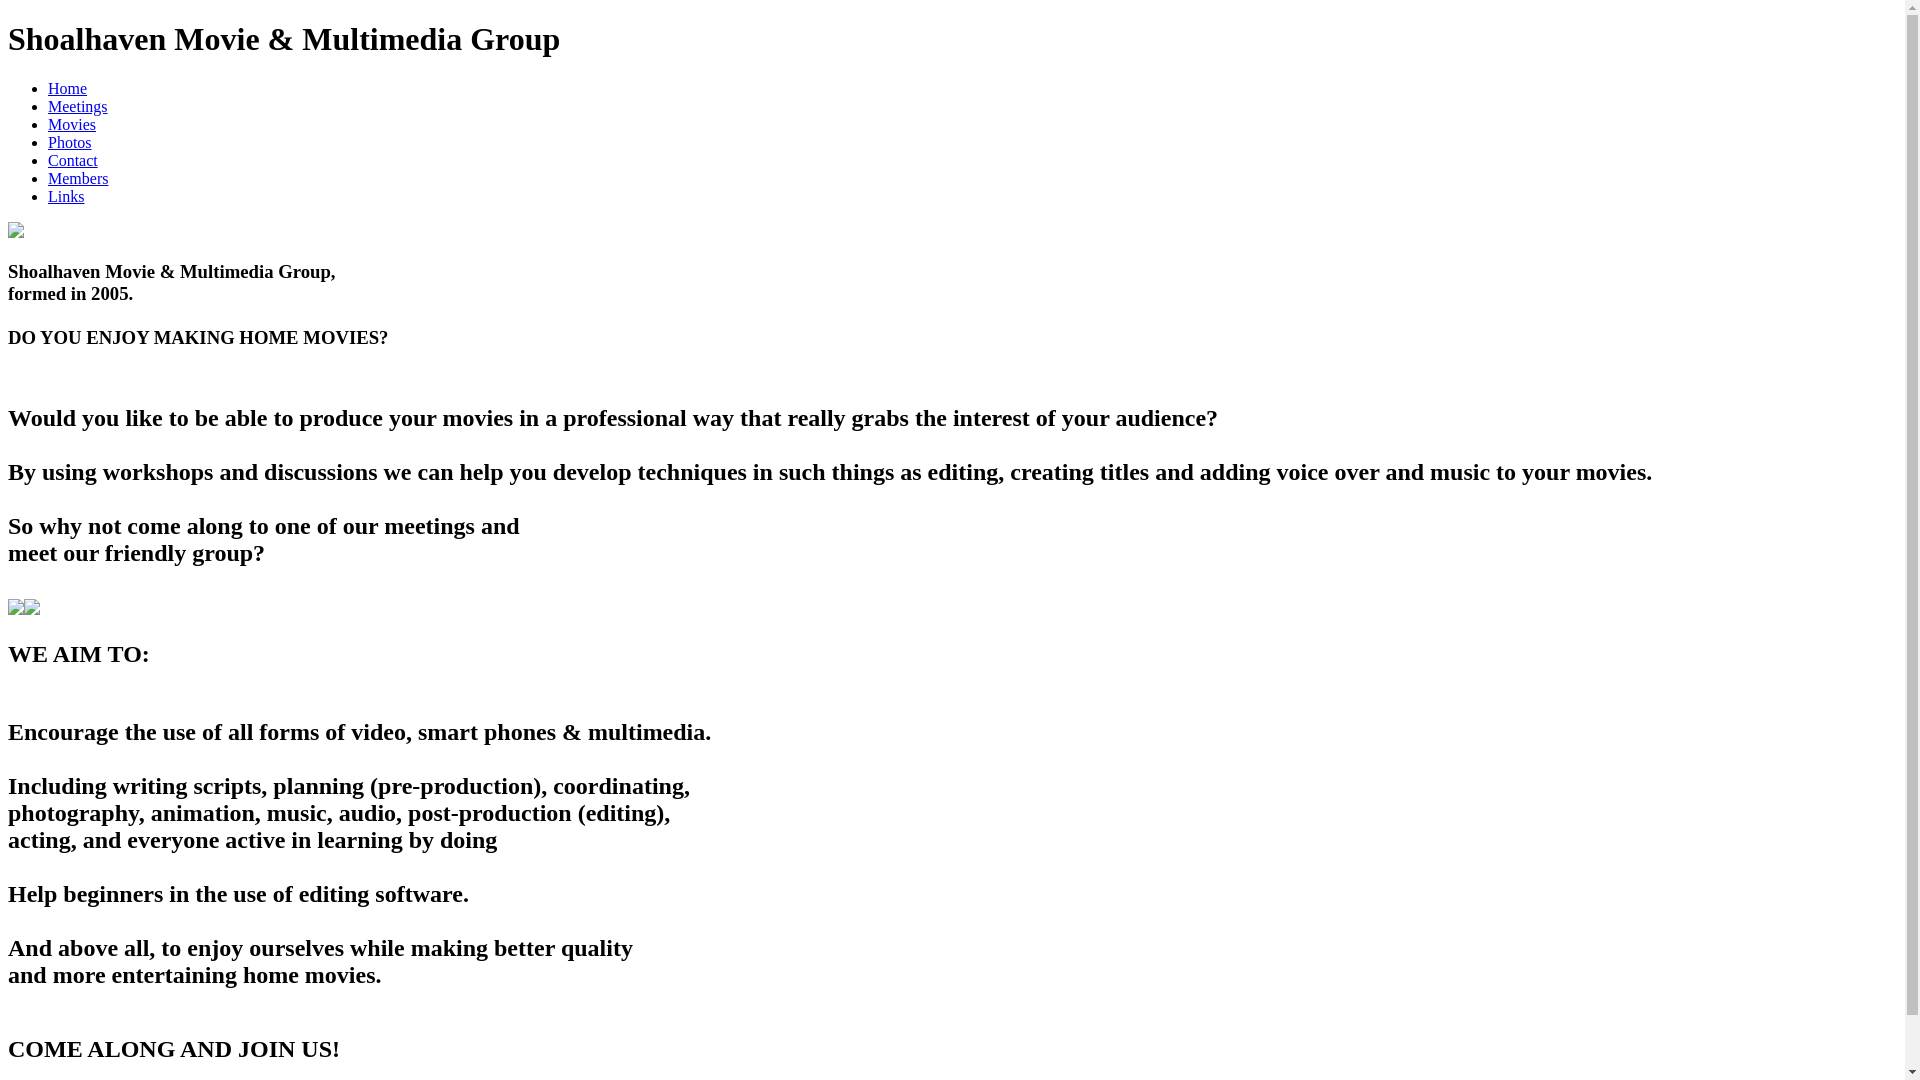  Describe the element at coordinates (66, 196) in the screenshot. I see `'Links'` at that location.